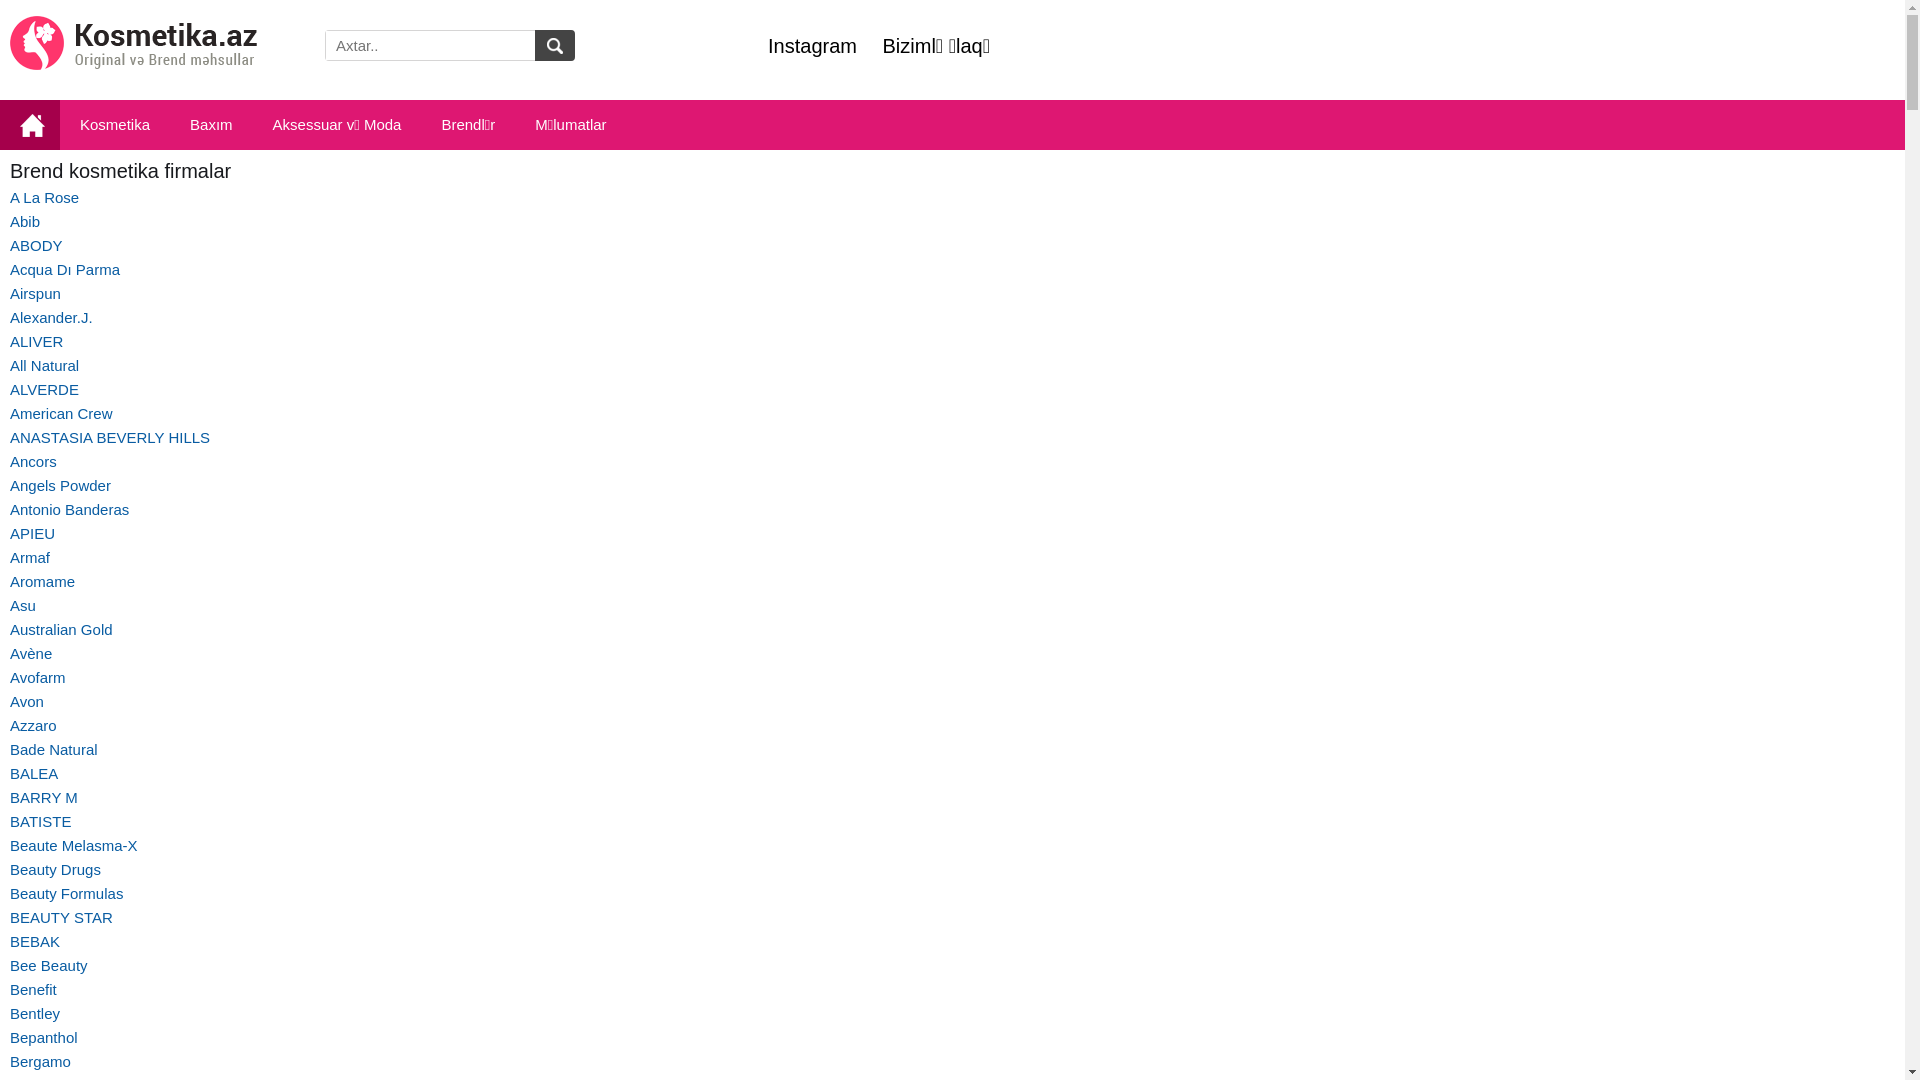 The image size is (1920, 1080). Describe the element at coordinates (43, 1036) in the screenshot. I see `'Bepanthol'` at that location.